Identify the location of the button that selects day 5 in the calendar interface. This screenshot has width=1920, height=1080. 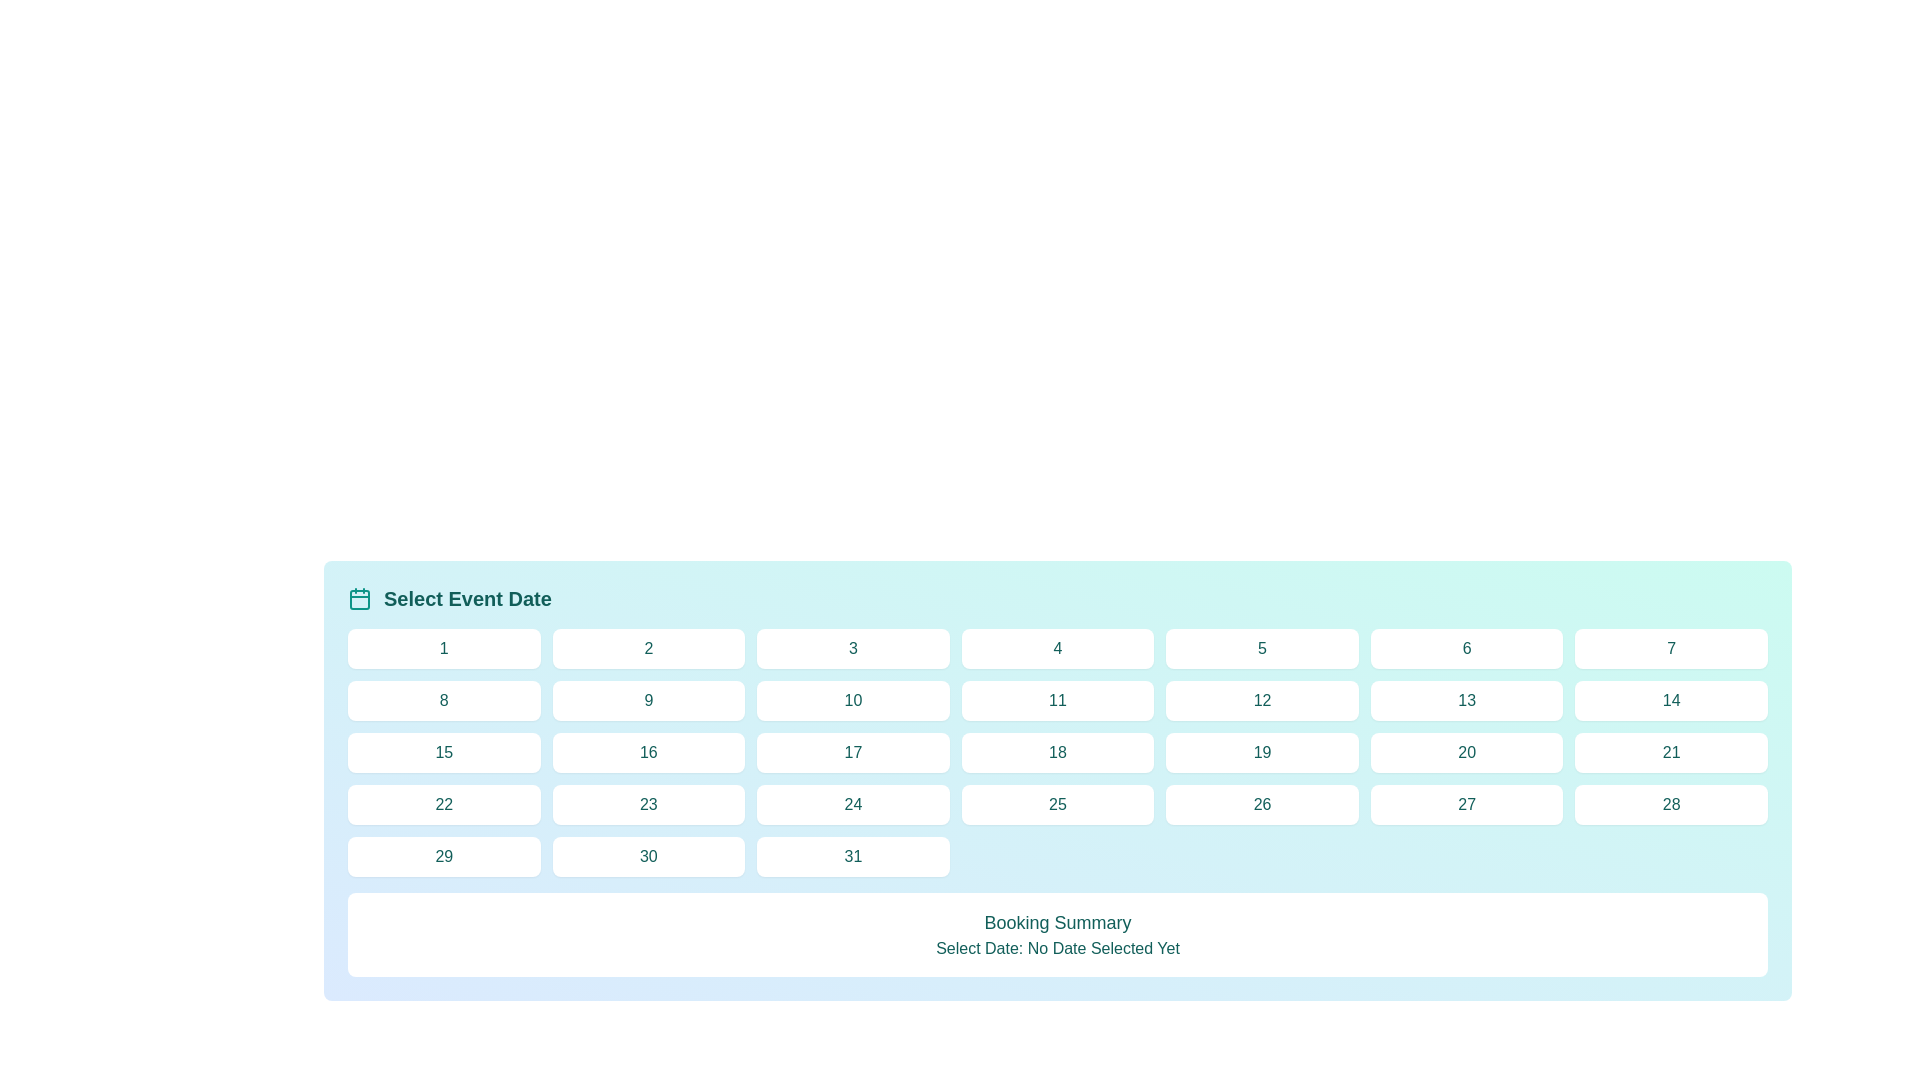
(1261, 648).